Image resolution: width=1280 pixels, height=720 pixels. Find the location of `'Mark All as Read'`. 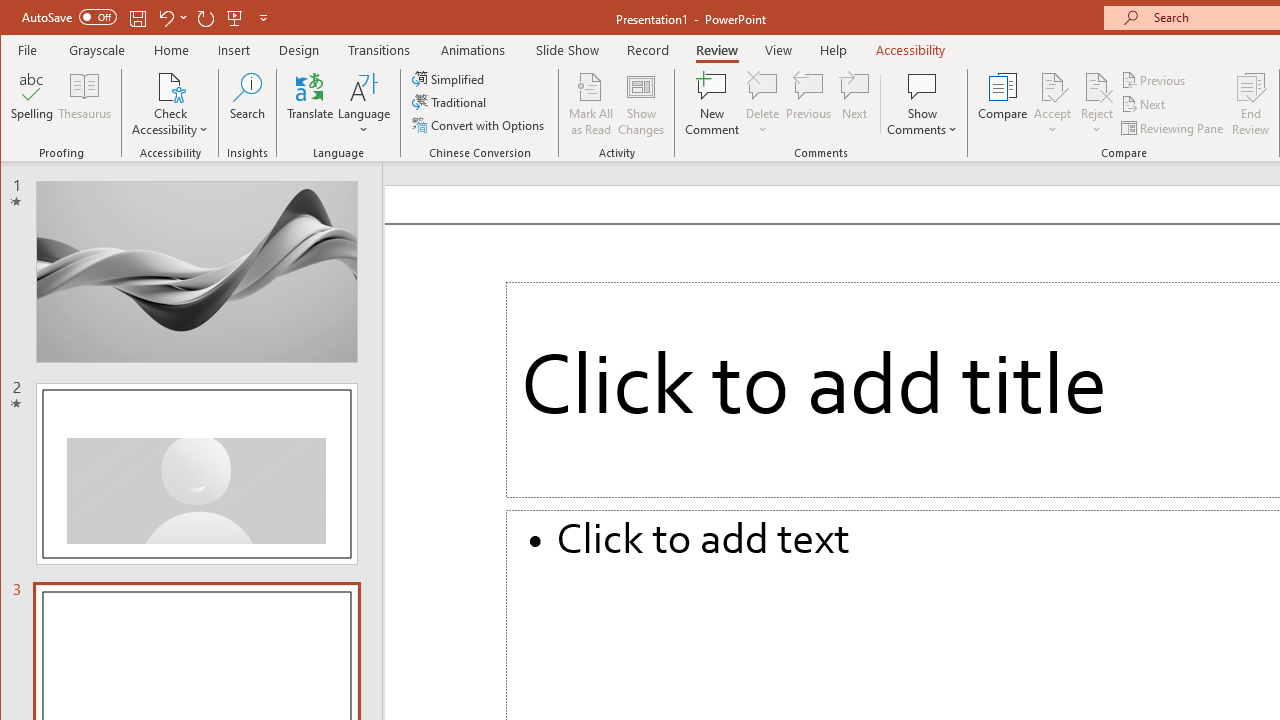

'Mark All as Read' is located at coordinates (590, 104).